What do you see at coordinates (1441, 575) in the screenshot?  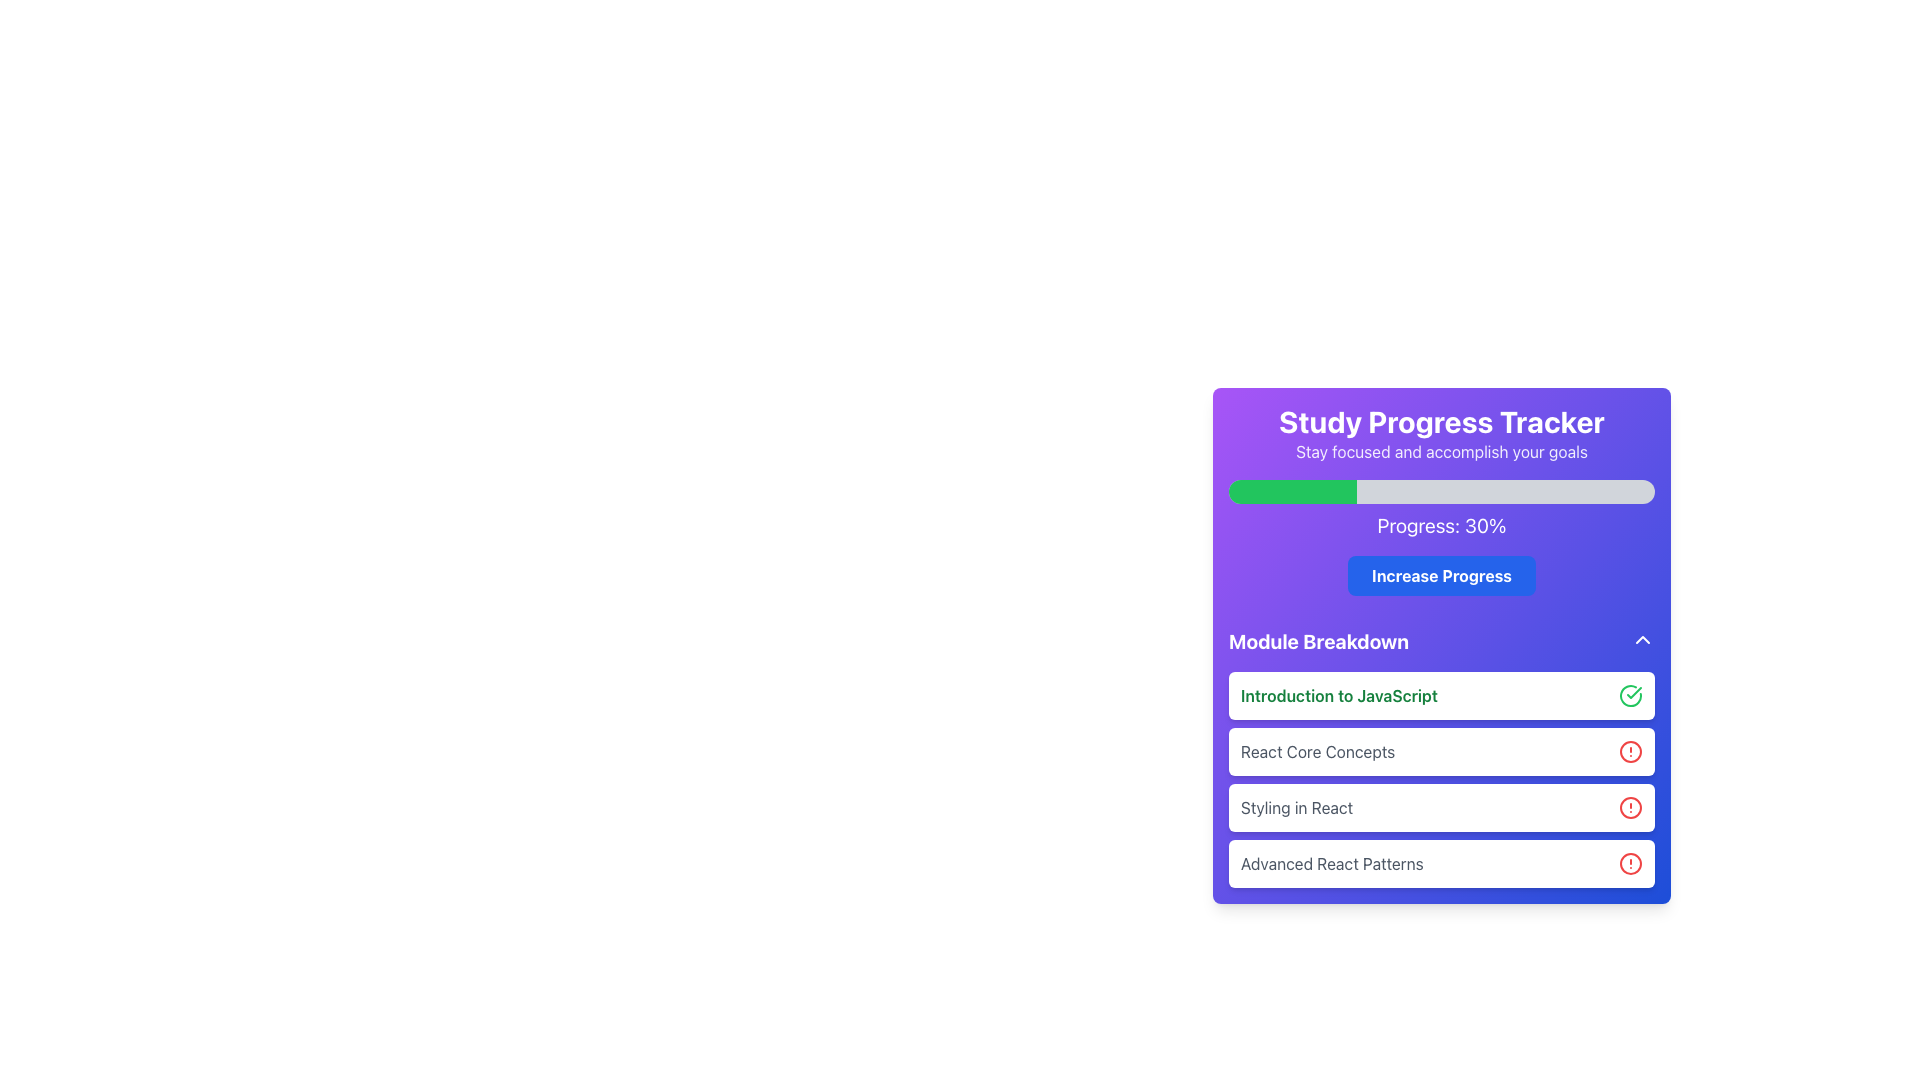 I see `the blue button with rounded corners labeled 'Increase Progress' to increase the progress` at bounding box center [1441, 575].